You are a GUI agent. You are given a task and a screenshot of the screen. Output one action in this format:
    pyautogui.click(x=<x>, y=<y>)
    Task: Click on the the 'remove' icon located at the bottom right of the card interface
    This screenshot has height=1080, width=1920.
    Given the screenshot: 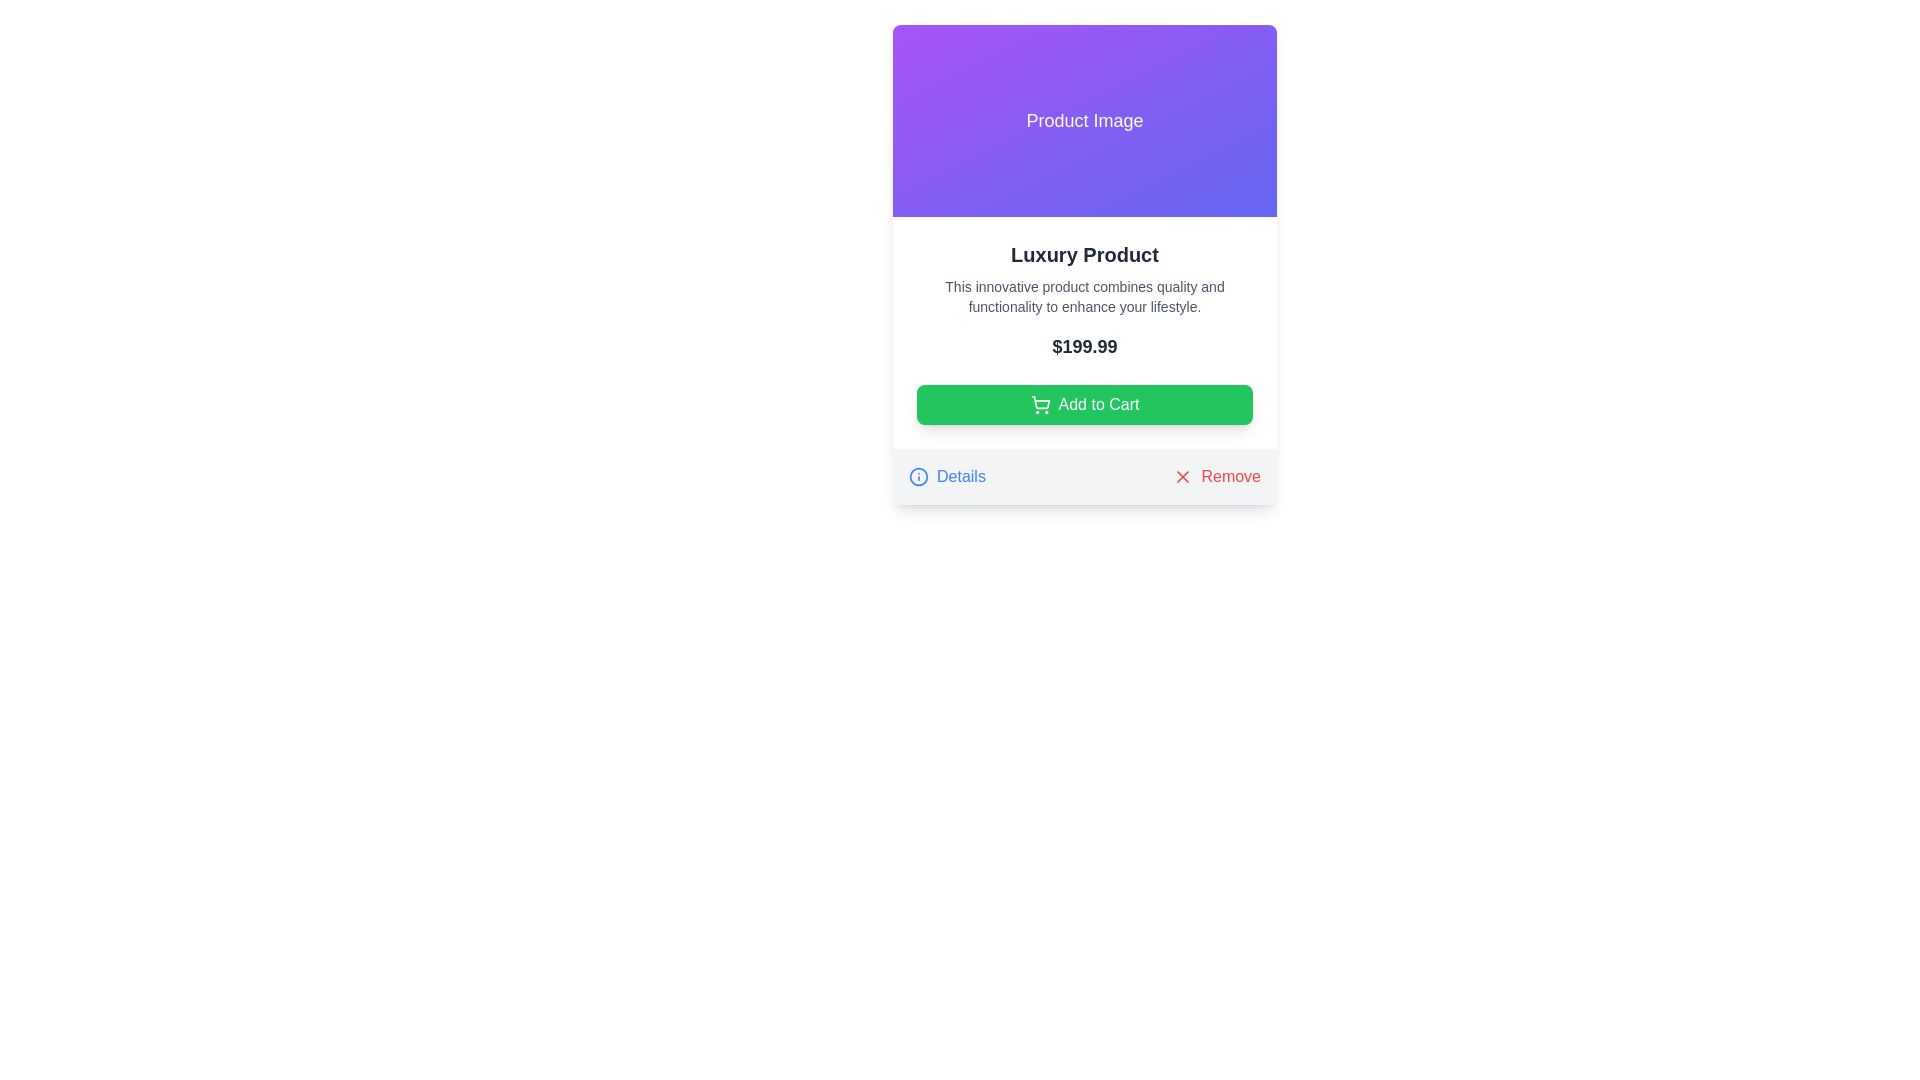 What is the action you would take?
    pyautogui.click(x=1183, y=477)
    